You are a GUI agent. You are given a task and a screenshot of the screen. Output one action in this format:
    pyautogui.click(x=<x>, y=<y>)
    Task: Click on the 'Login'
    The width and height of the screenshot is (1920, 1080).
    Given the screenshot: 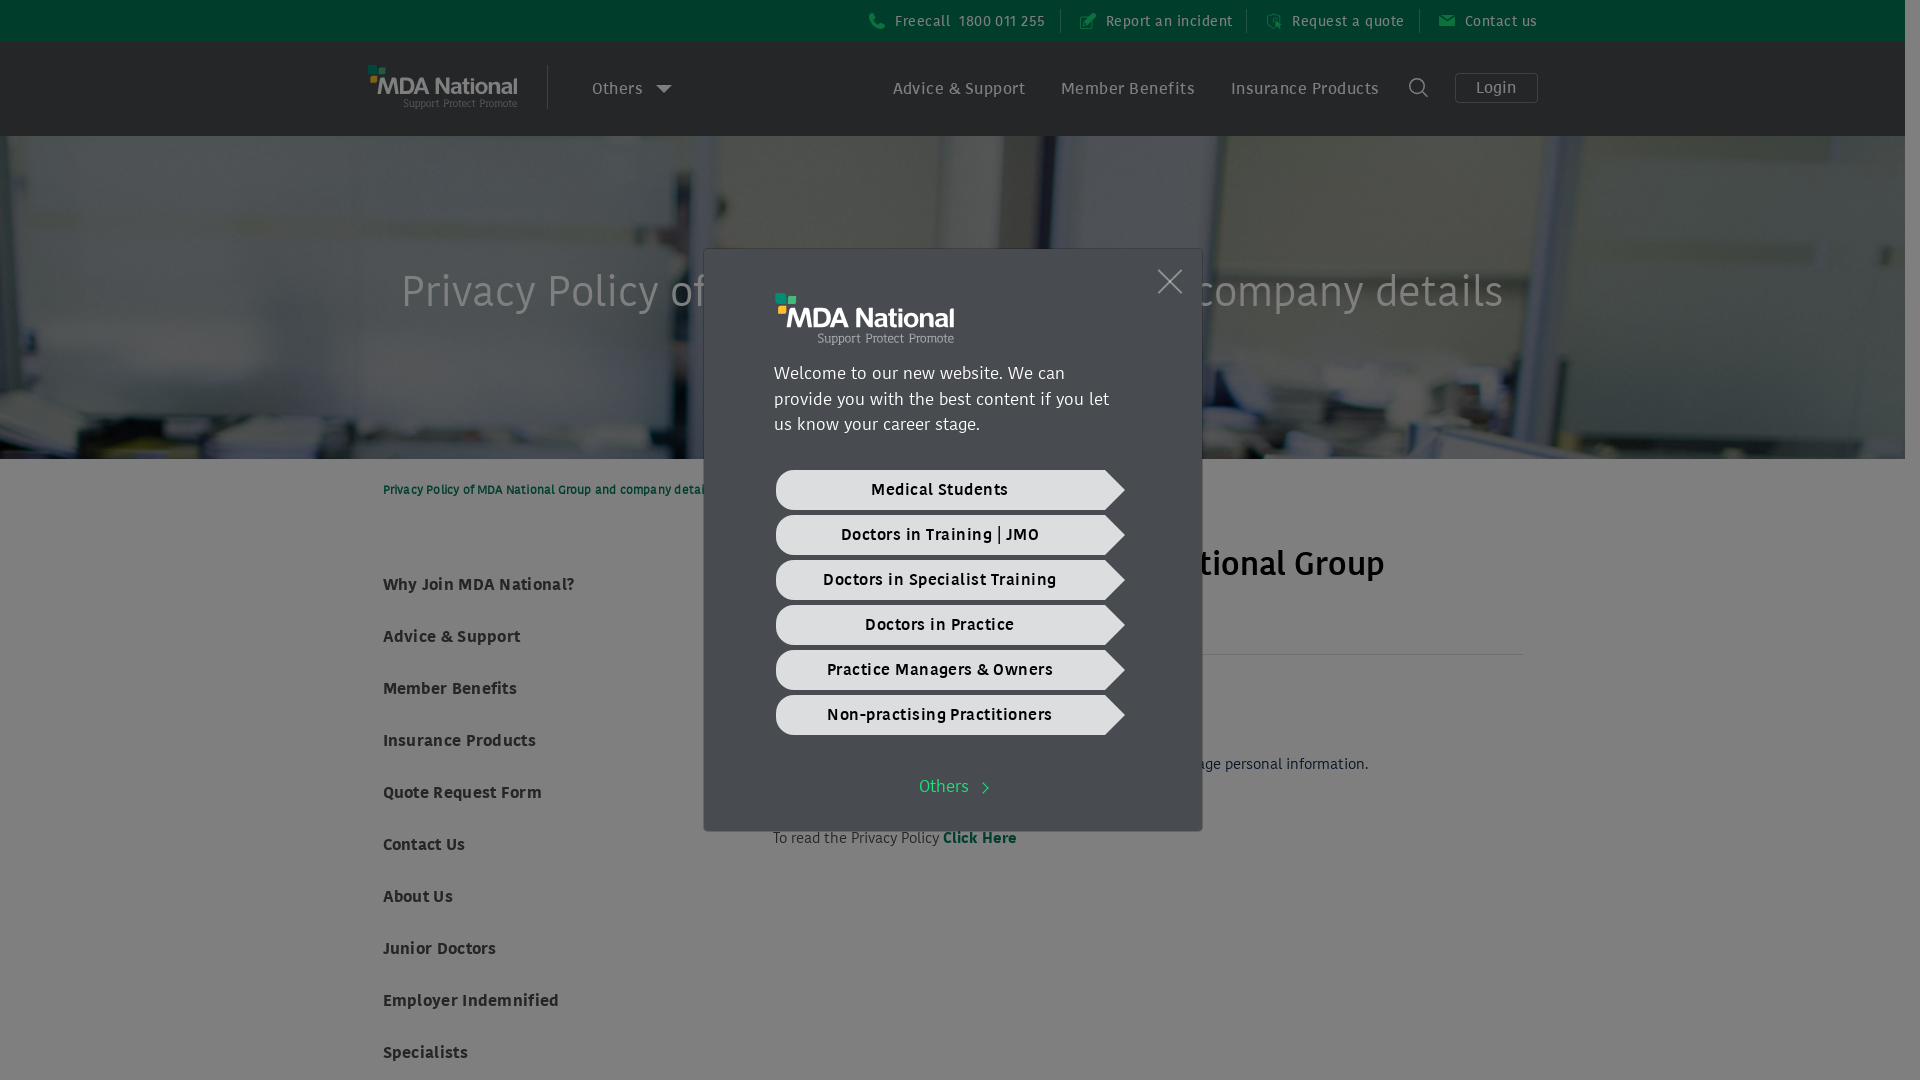 What is the action you would take?
    pyautogui.click(x=1454, y=88)
    